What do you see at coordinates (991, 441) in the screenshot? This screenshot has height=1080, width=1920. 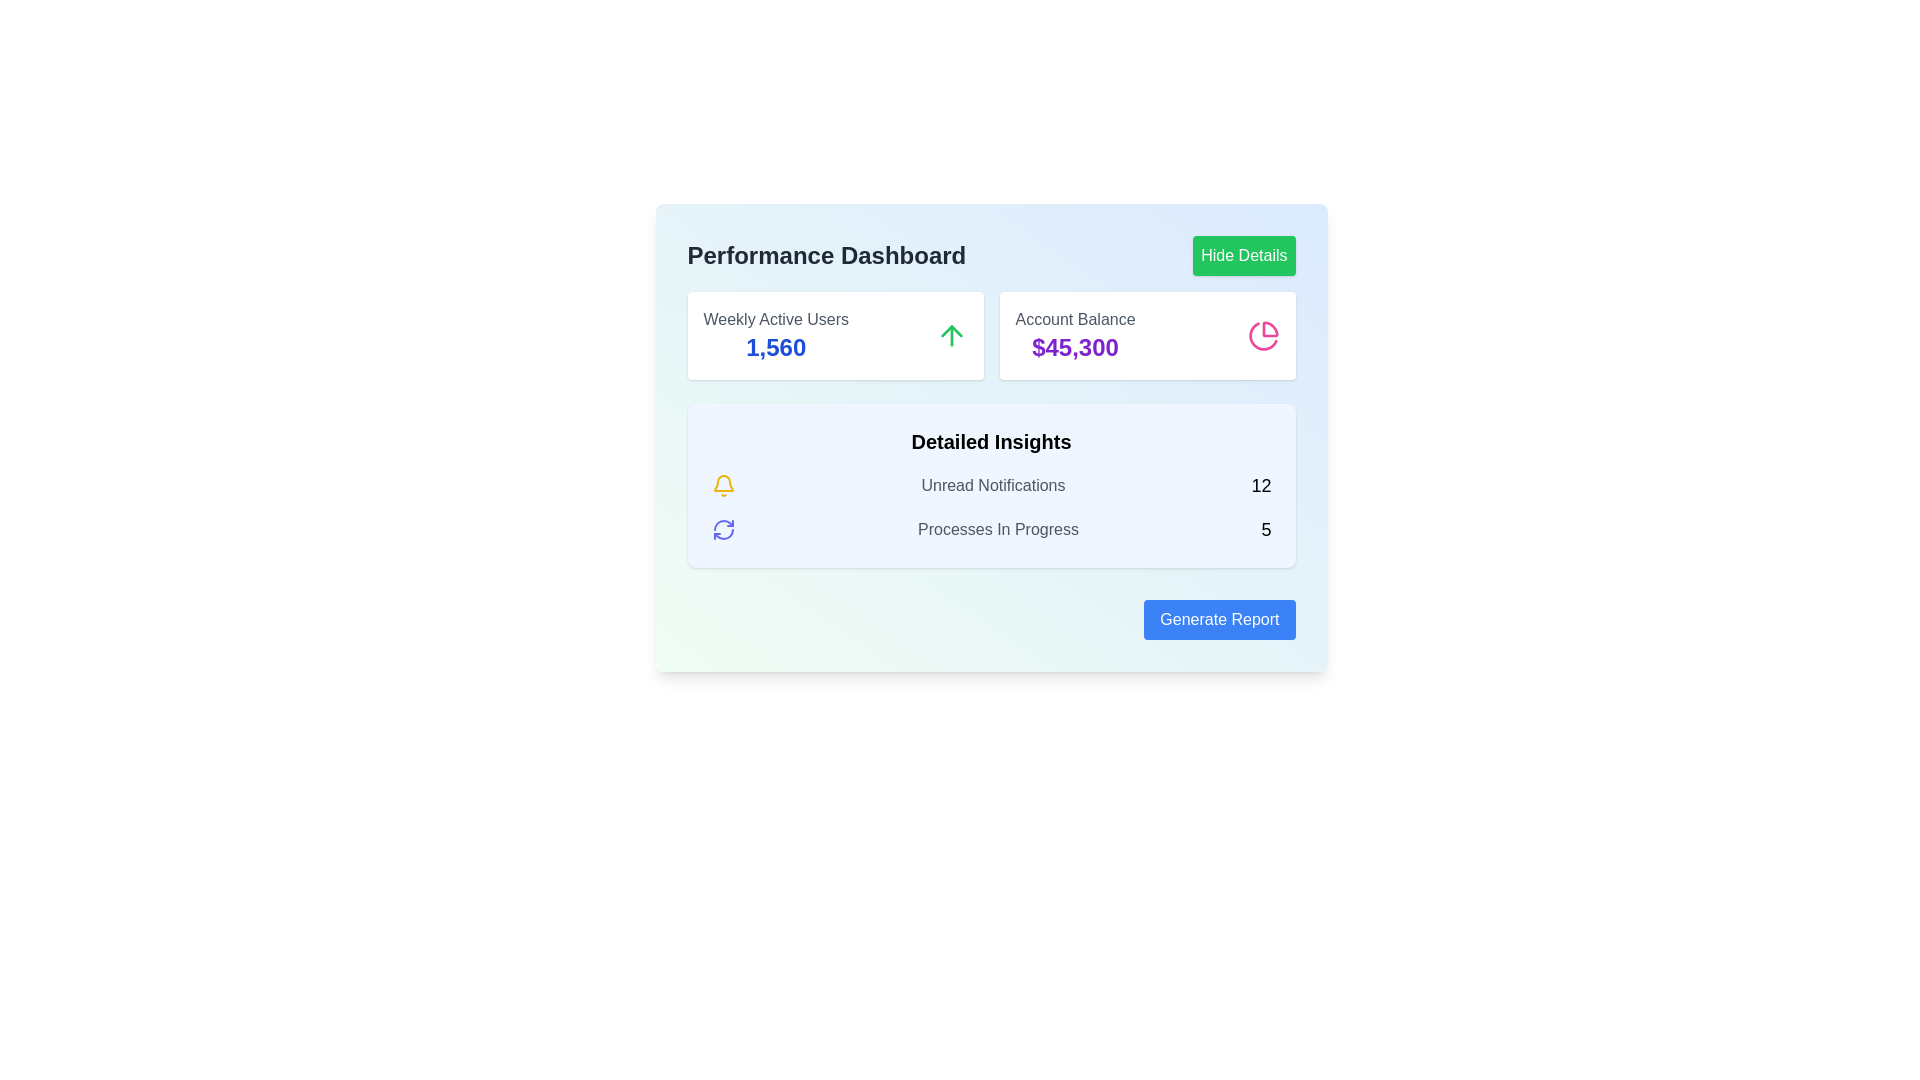 I see `the text label with the content 'Detailed Insights', which is prominently styled as a heading and centrally aligned at the top of its section` at bounding box center [991, 441].